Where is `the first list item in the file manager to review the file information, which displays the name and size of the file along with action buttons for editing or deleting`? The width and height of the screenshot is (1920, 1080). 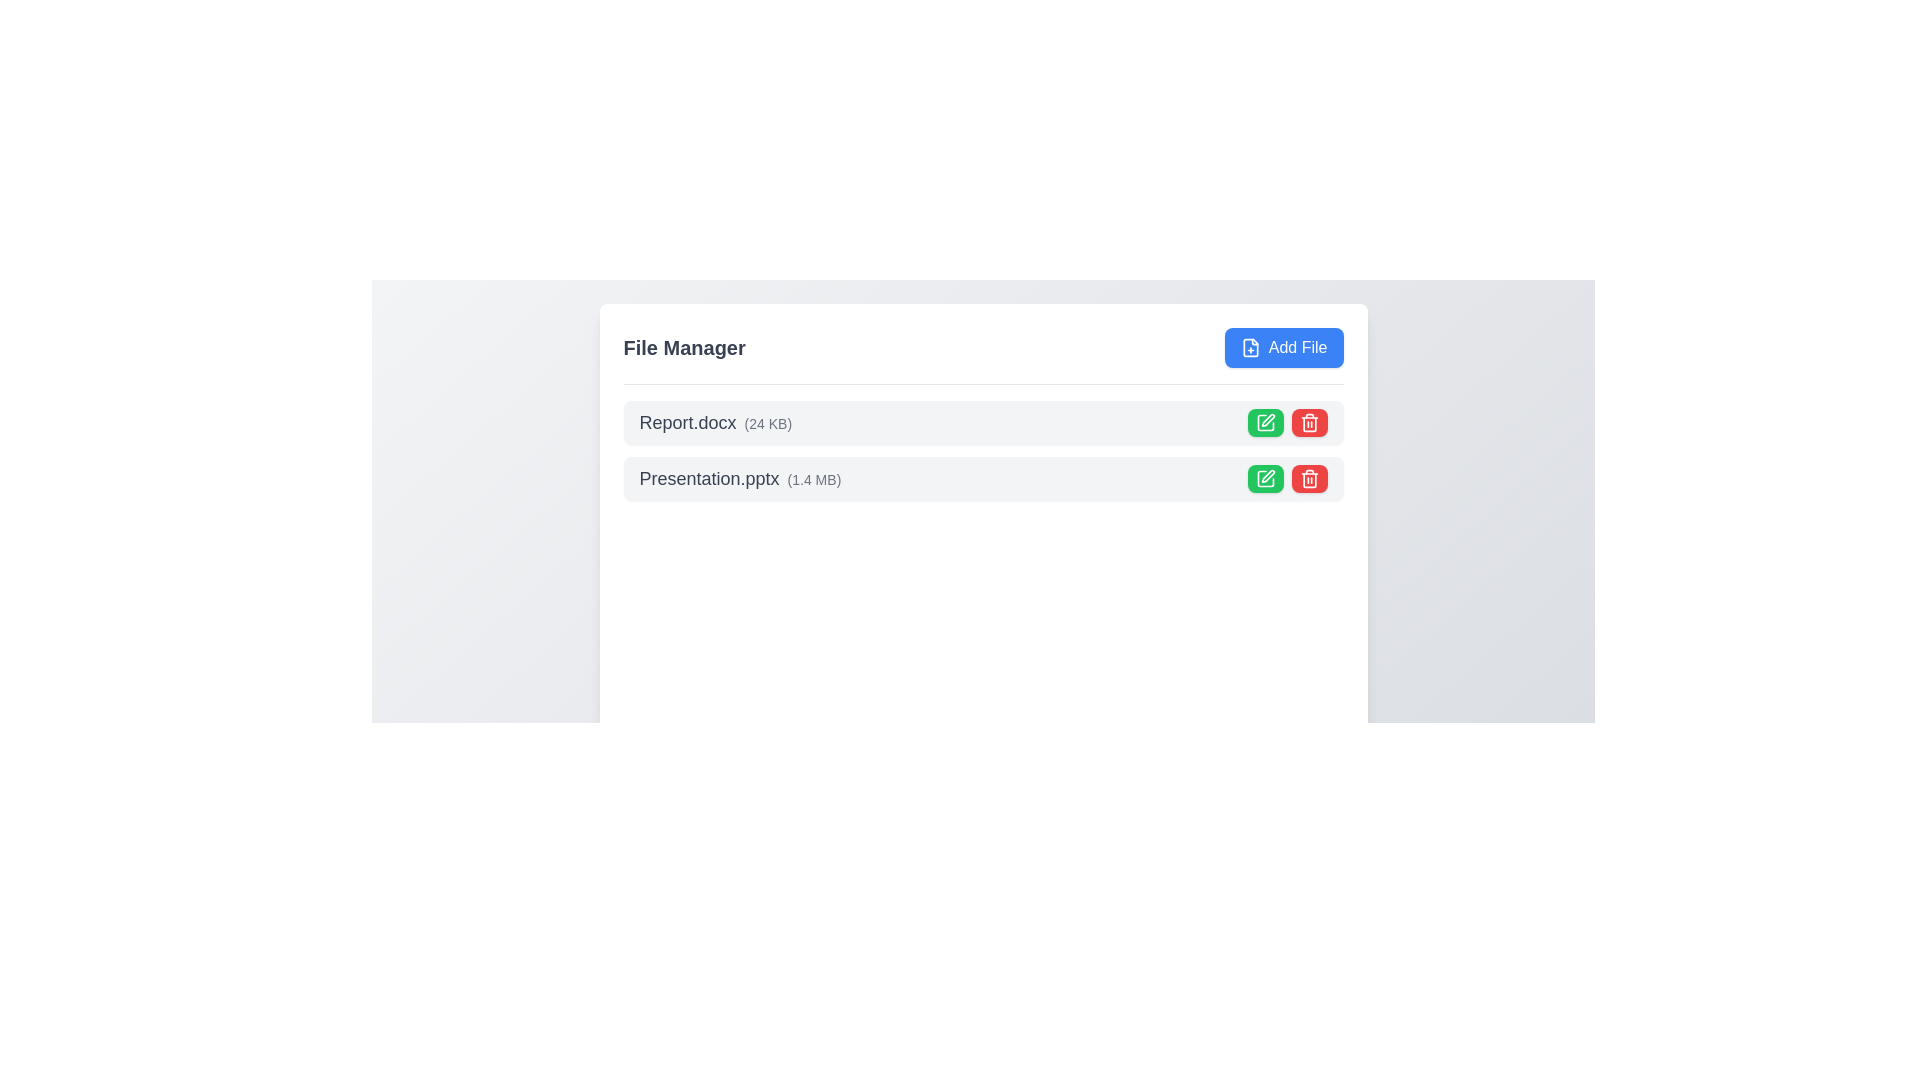
the first list item in the file manager to review the file information, which displays the name and size of the file along with action buttons for editing or deleting is located at coordinates (983, 422).